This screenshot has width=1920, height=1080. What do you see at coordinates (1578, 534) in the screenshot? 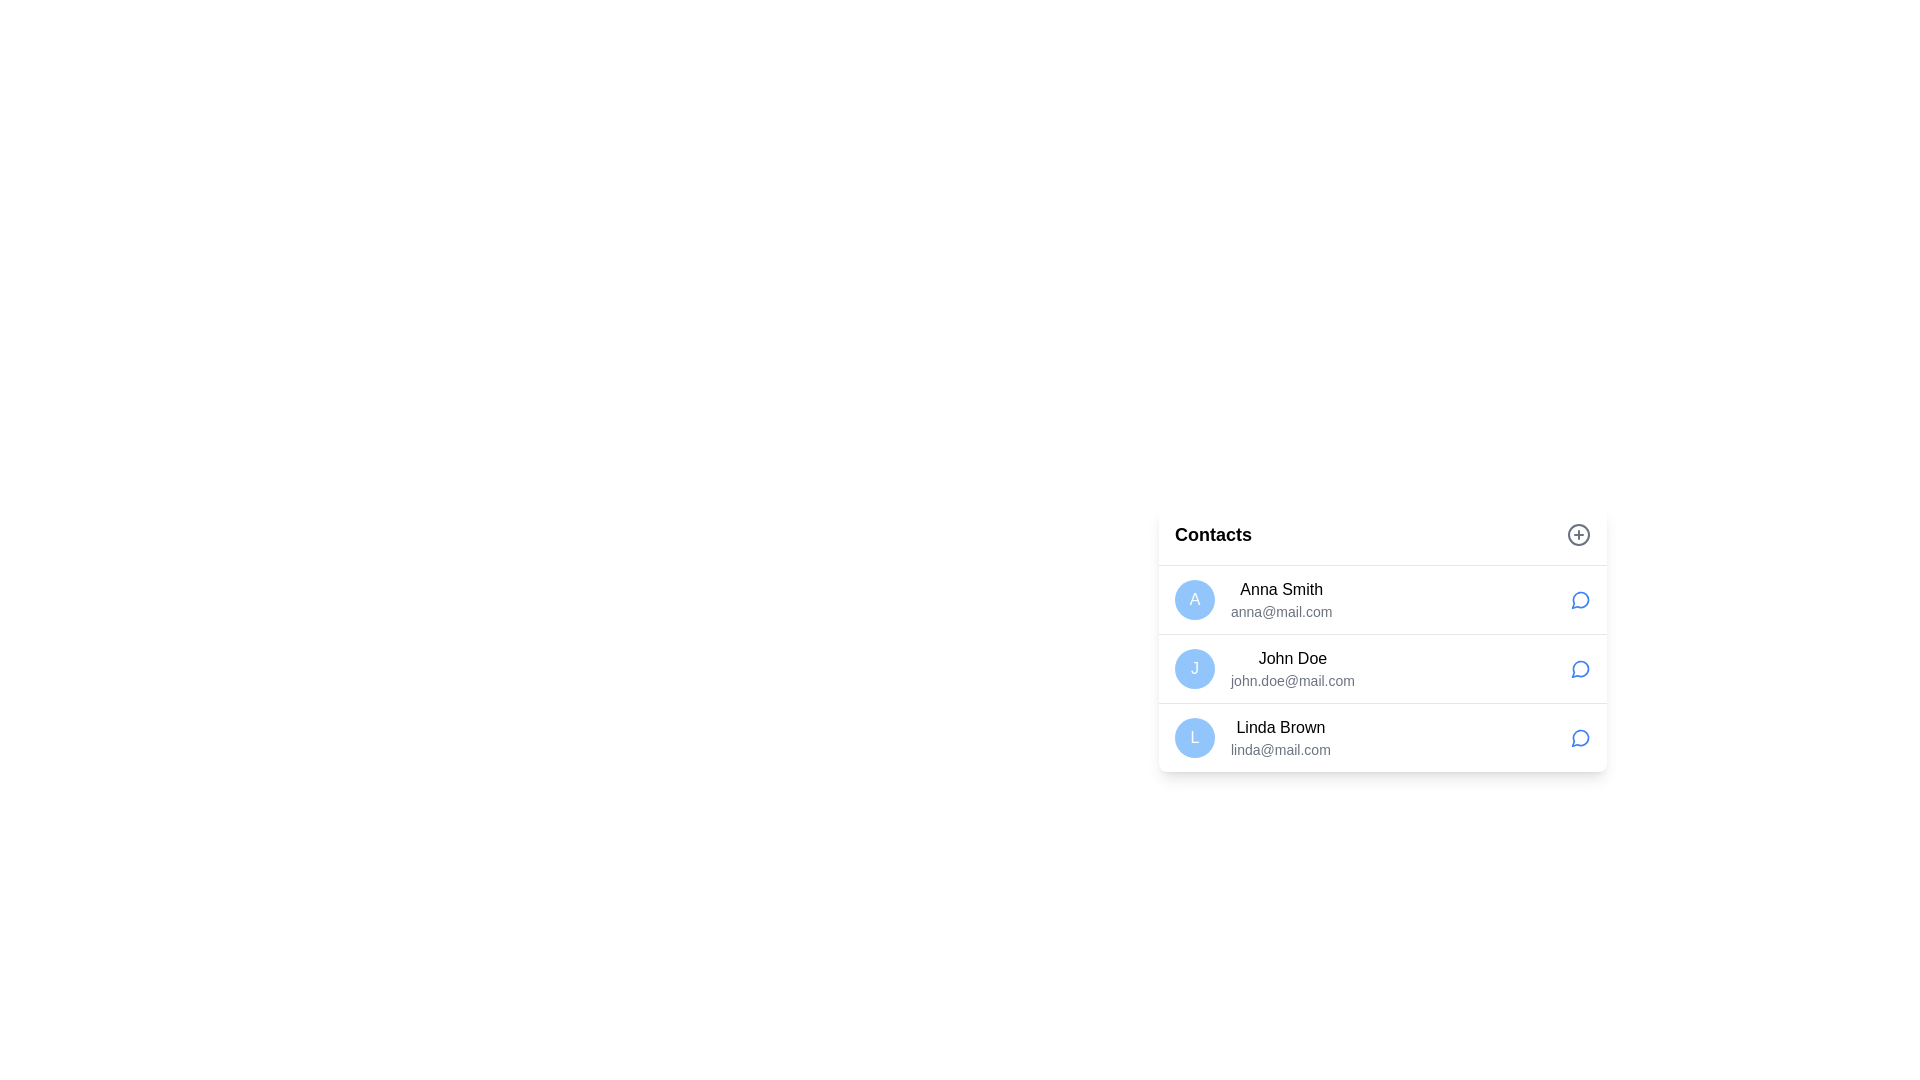
I see `the 'Add' button located at the top-right corner of the 'Contacts' section` at bounding box center [1578, 534].